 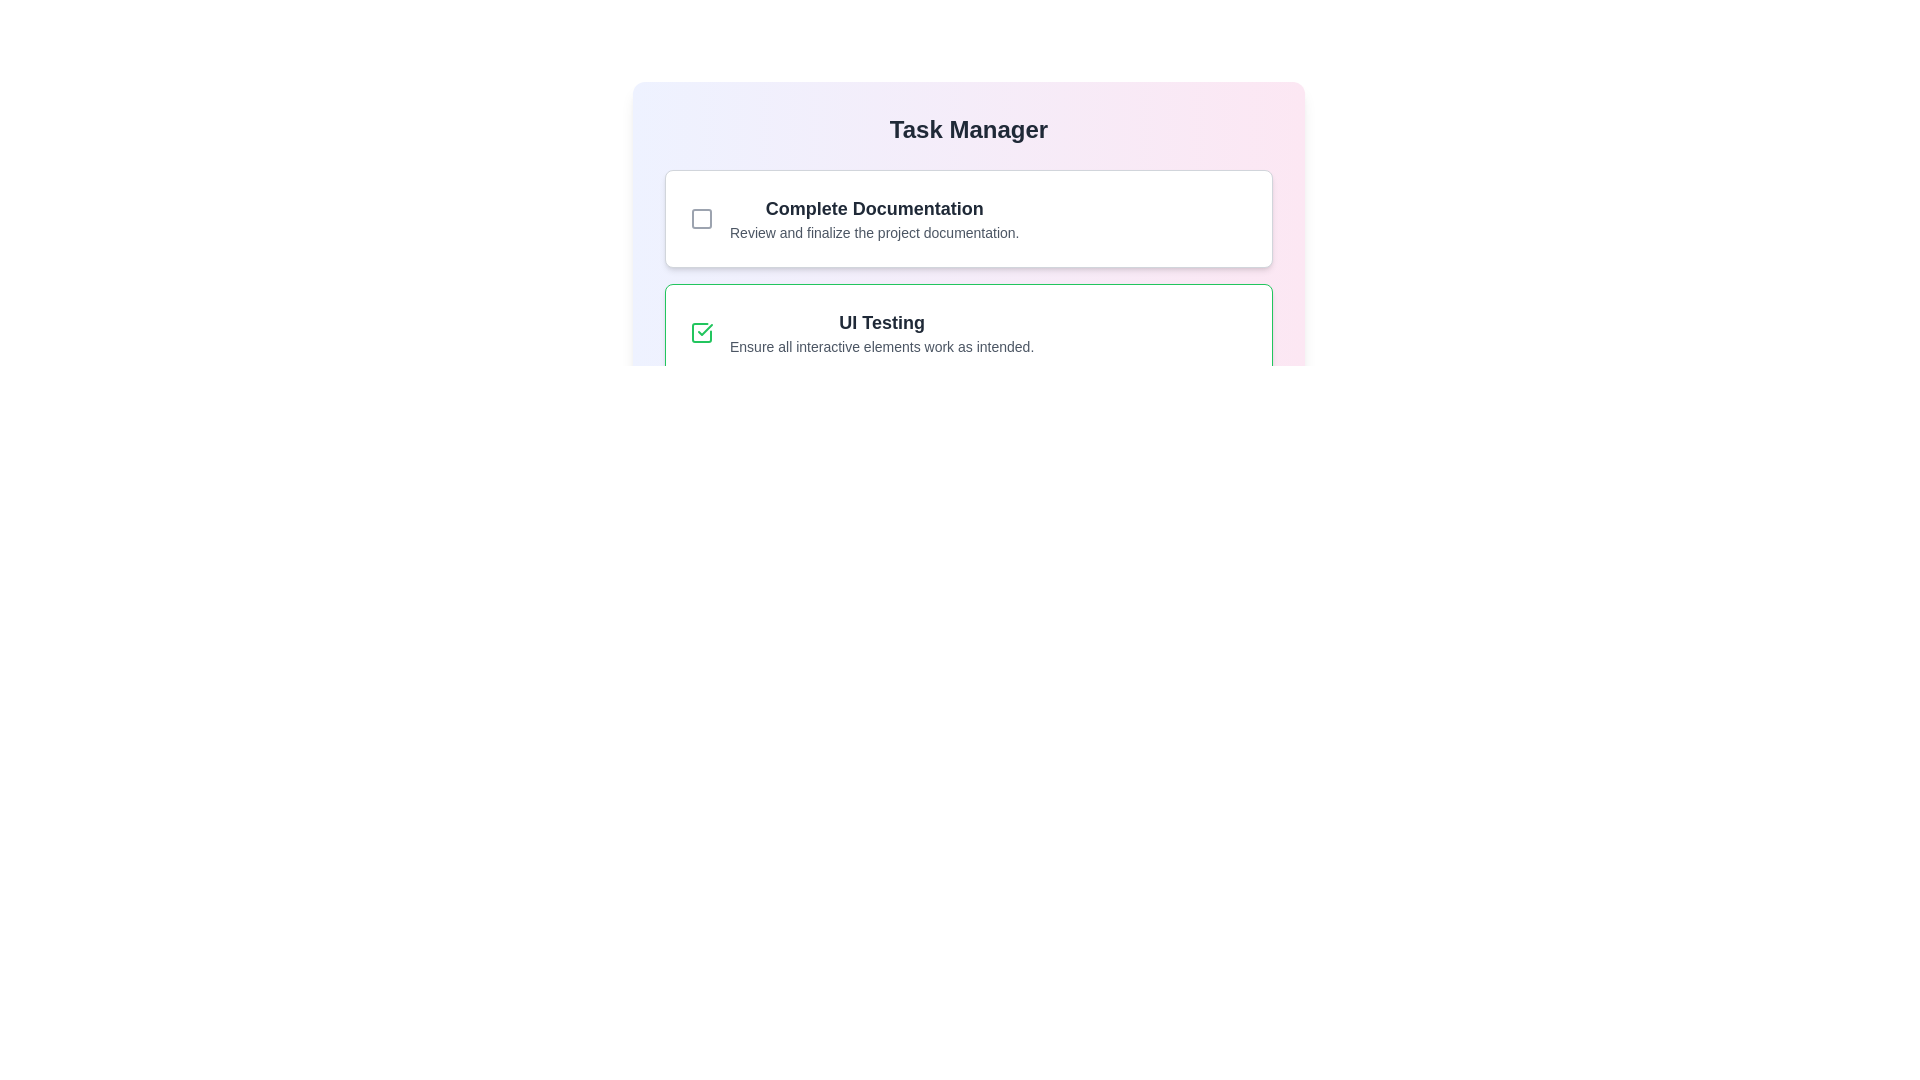 I want to click on the second task item in the 'Task Manager' interface, located directly below the 'Complete Documentation' item, so click(x=969, y=331).